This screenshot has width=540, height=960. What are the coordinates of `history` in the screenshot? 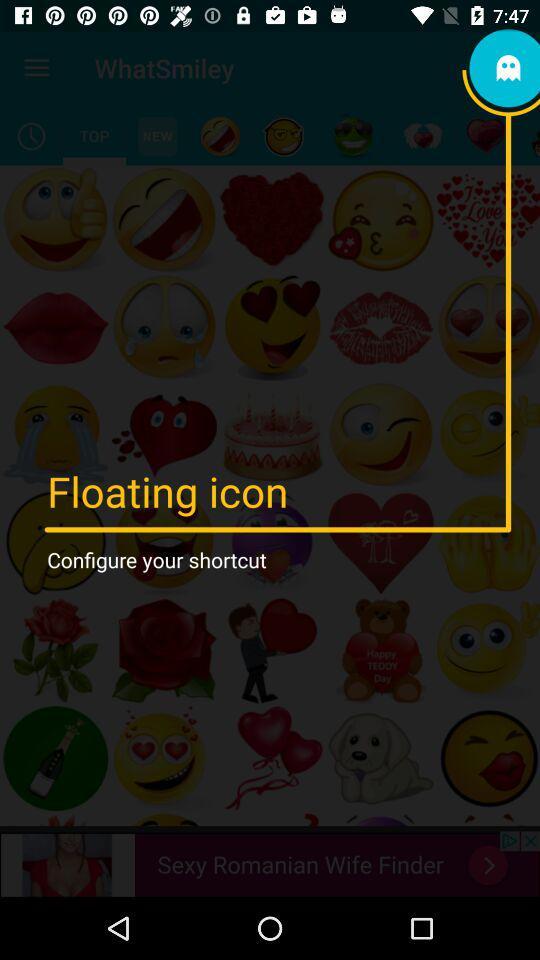 It's located at (30, 135).